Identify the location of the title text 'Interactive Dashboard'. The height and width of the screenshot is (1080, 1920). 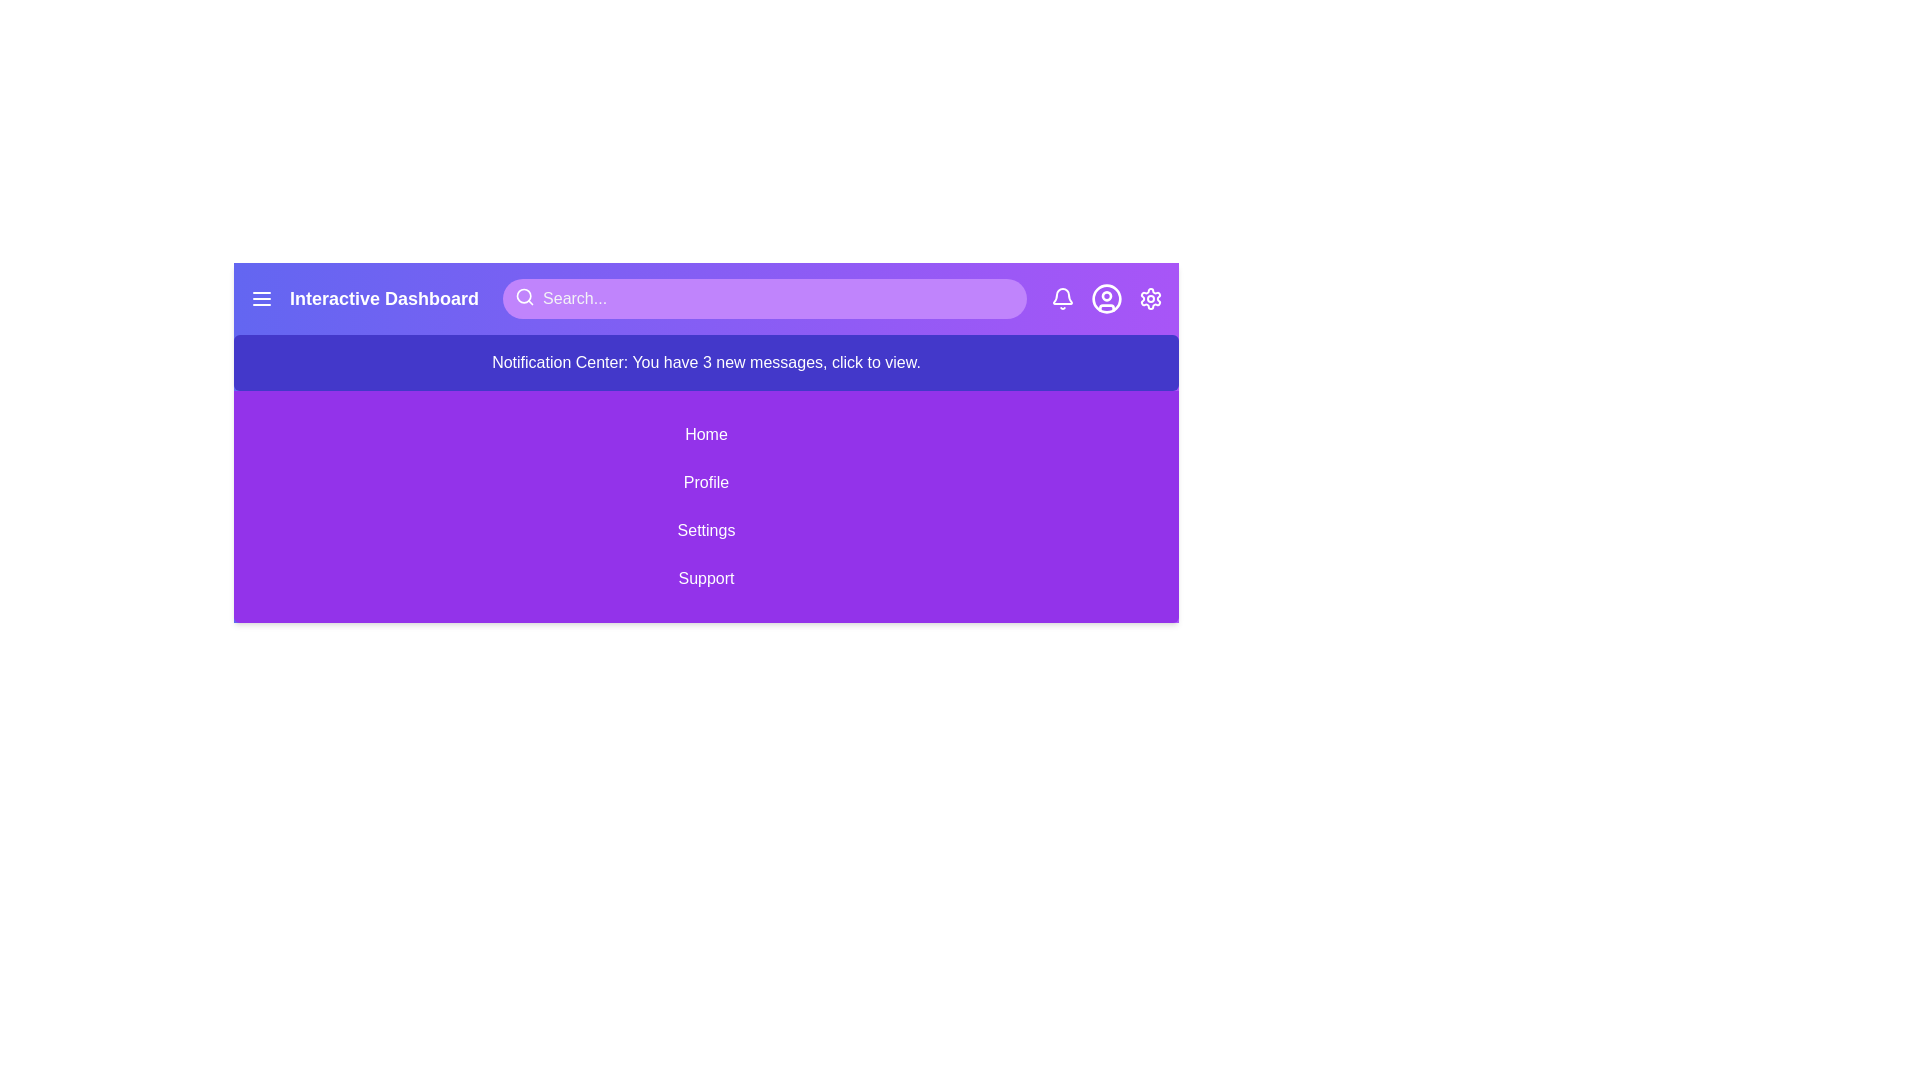
(384, 299).